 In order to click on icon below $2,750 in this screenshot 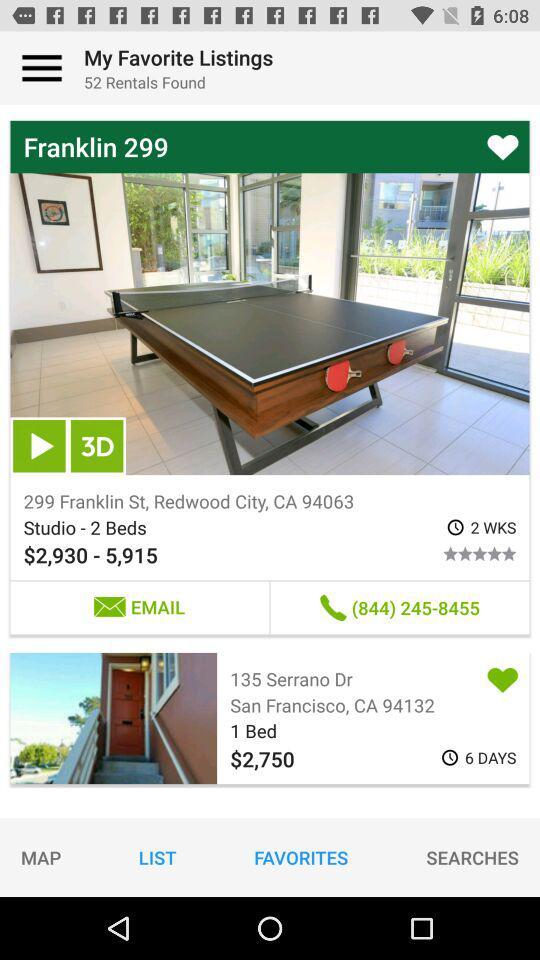, I will do `click(300, 856)`.